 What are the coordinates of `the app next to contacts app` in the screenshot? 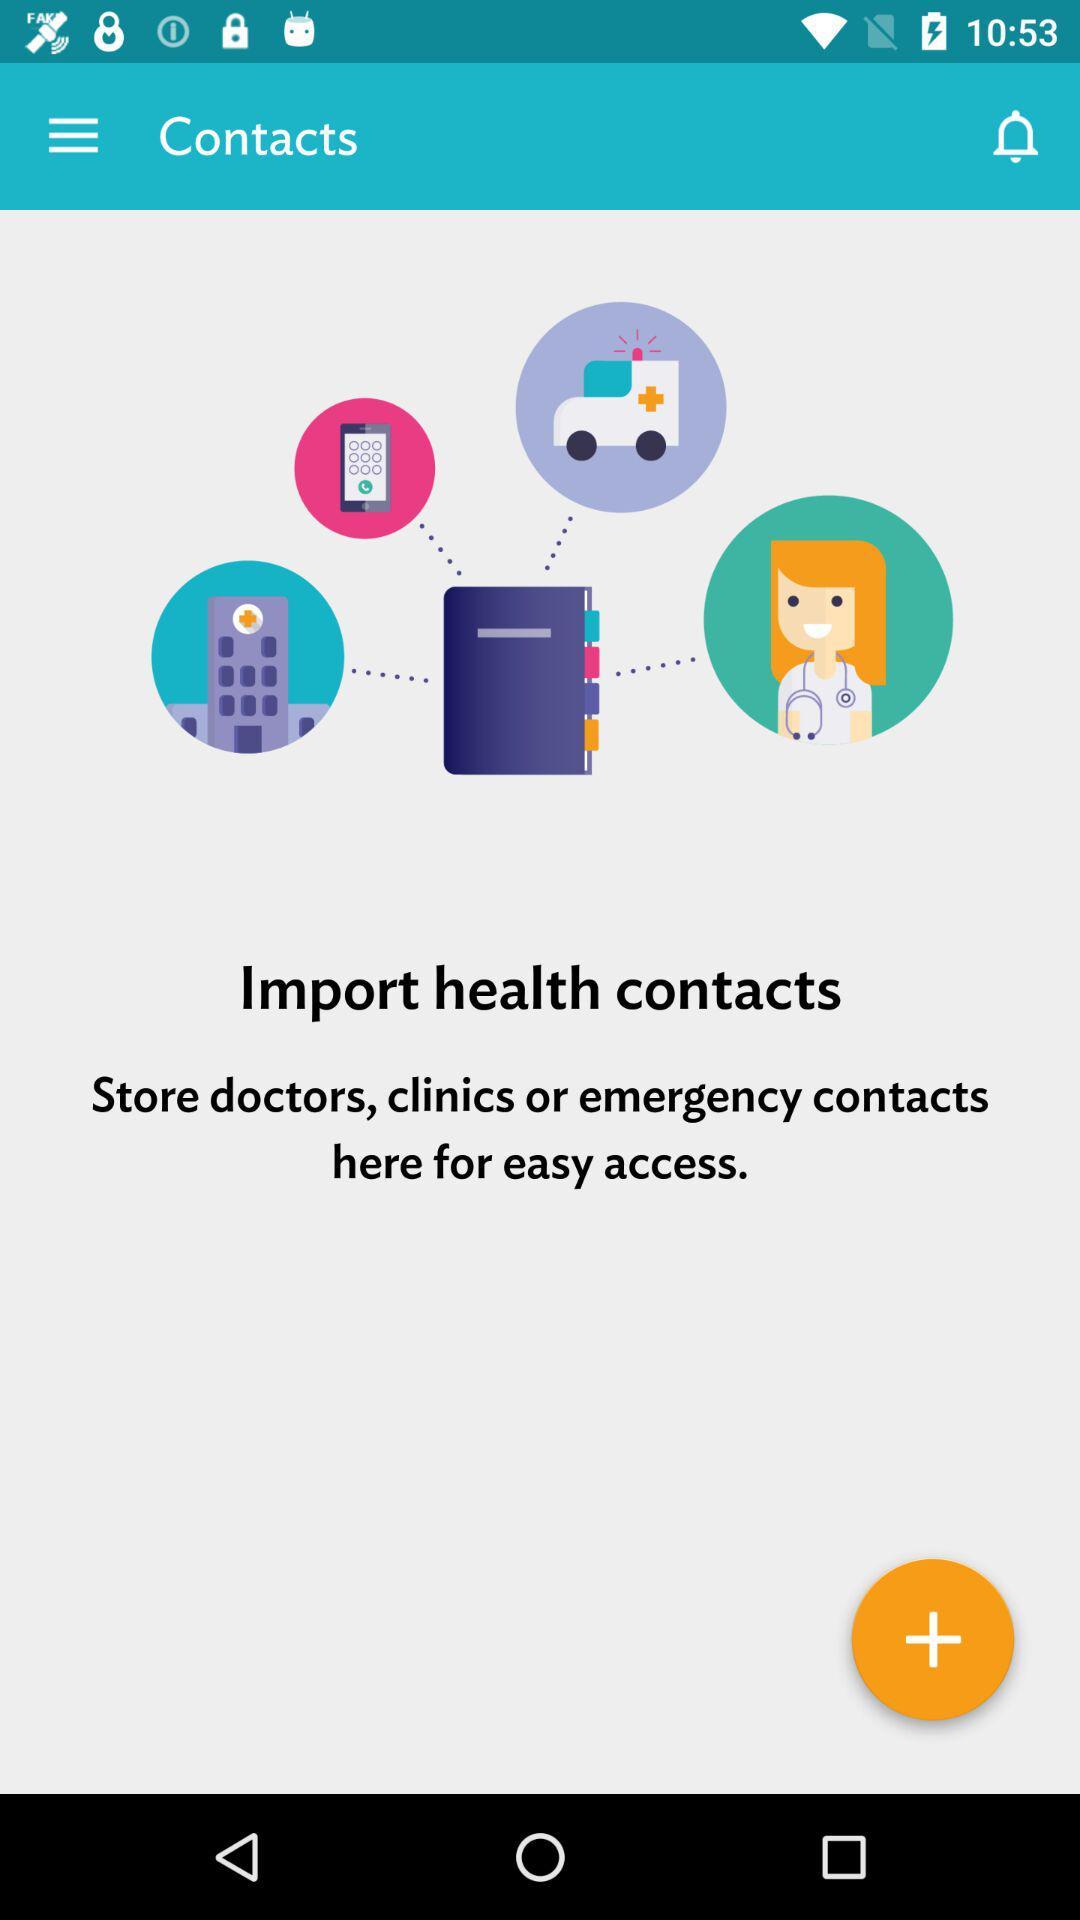 It's located at (72, 135).